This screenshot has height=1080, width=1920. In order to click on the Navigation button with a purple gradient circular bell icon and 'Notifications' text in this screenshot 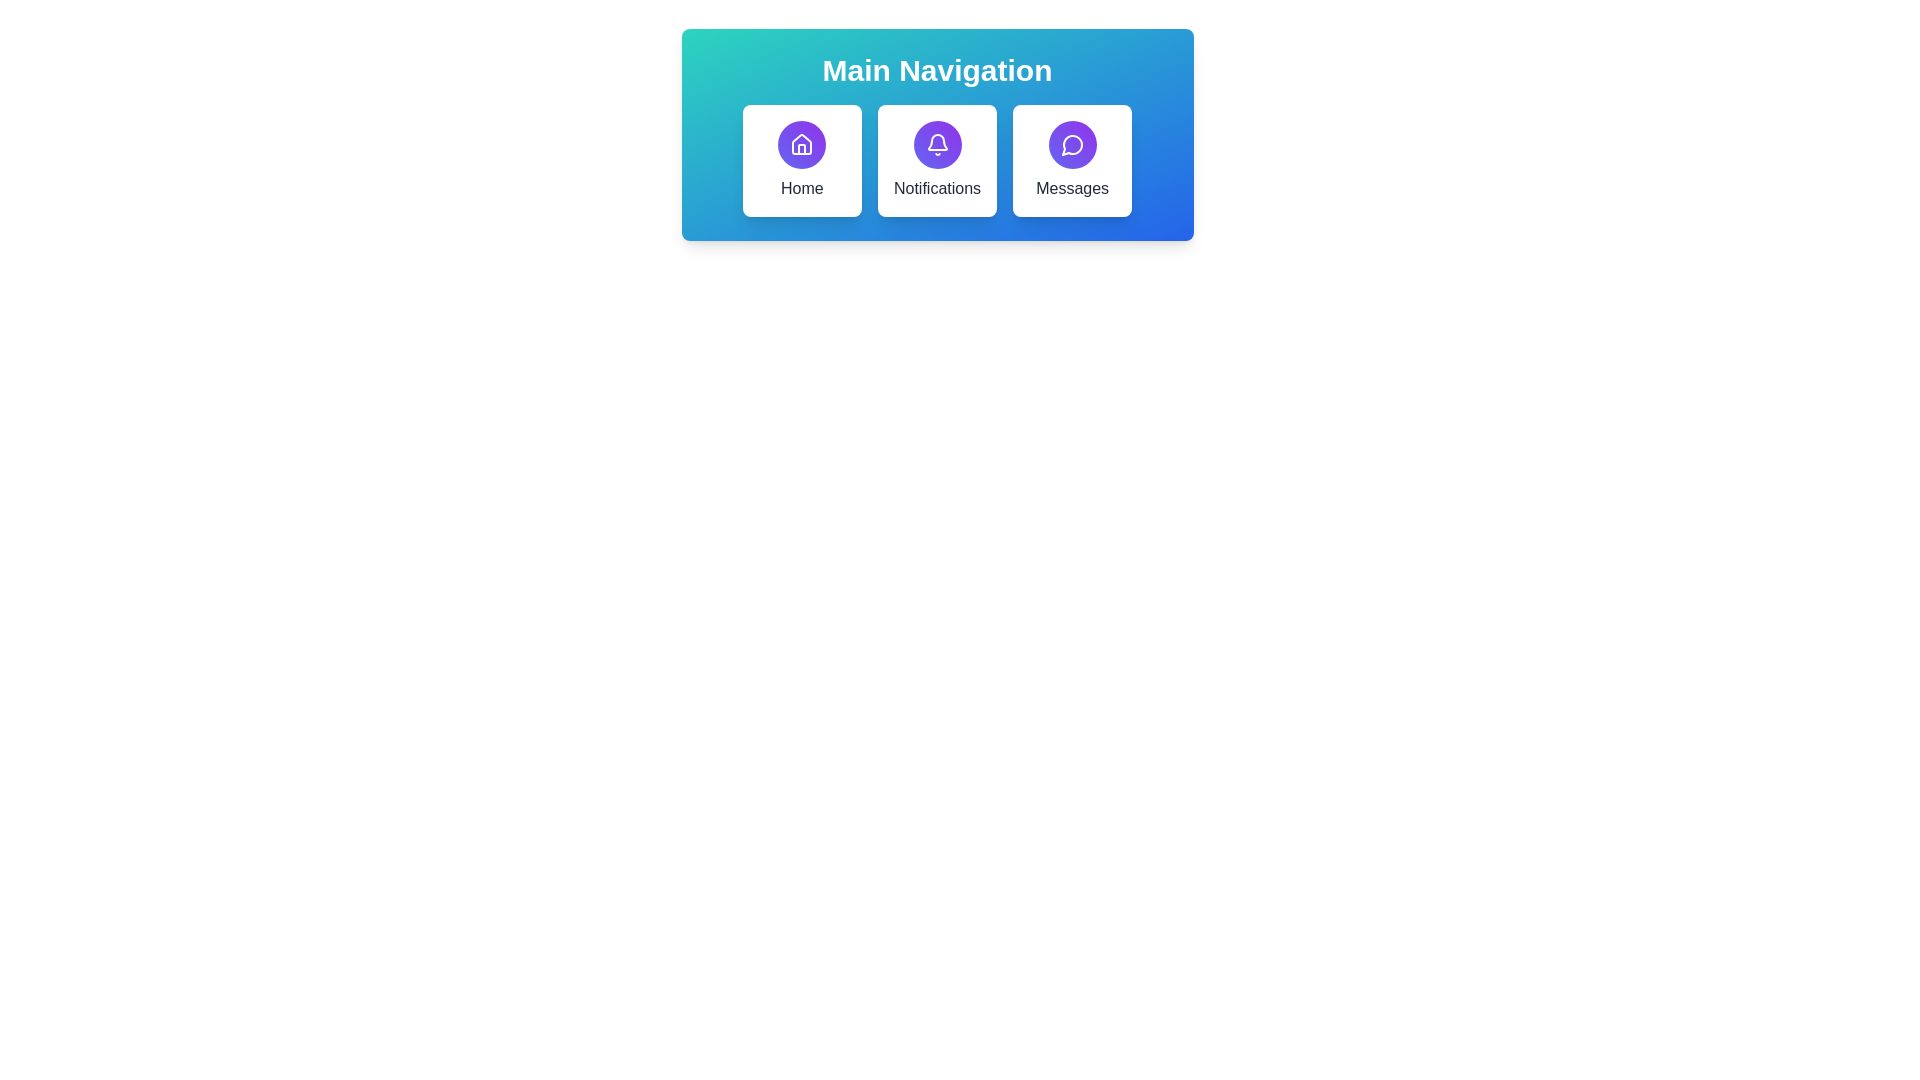, I will do `click(936, 160)`.